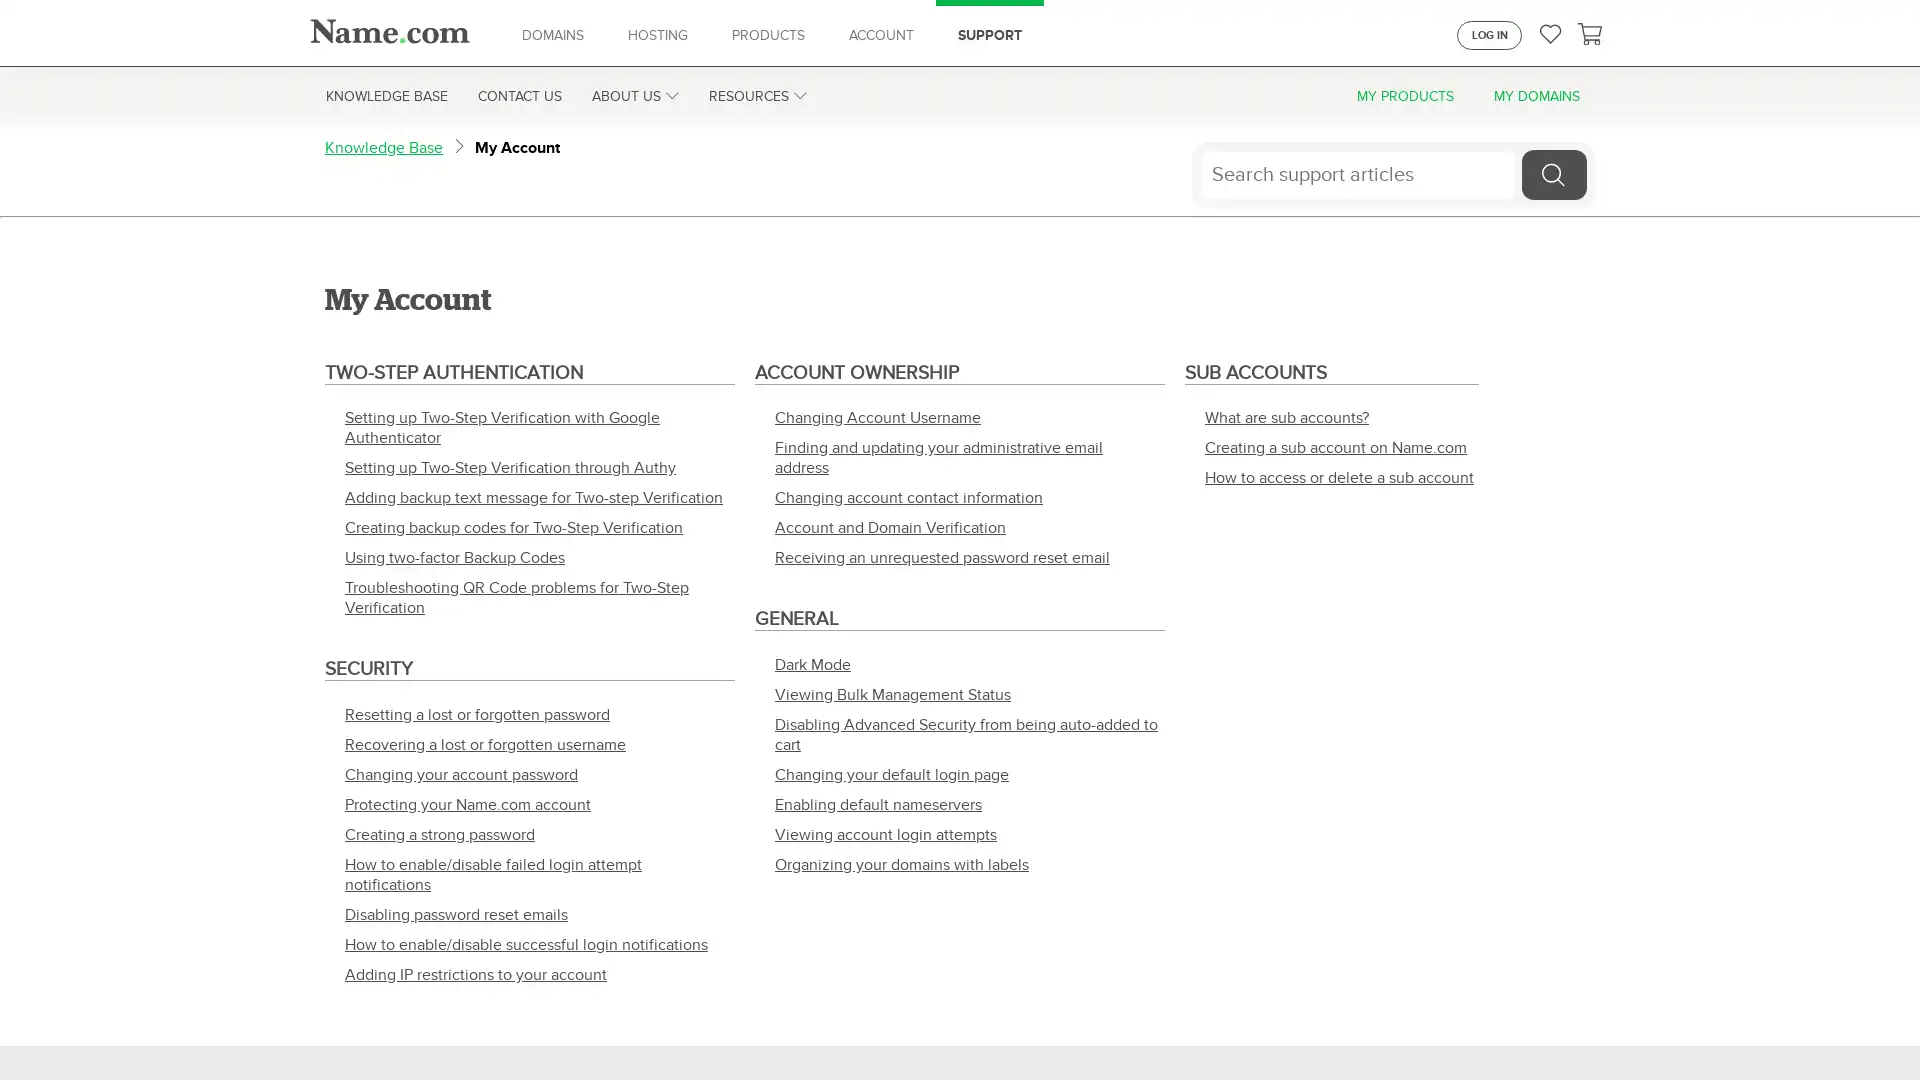  Describe the element at coordinates (1396, 1026) in the screenshot. I see `Cookies Settings` at that location.